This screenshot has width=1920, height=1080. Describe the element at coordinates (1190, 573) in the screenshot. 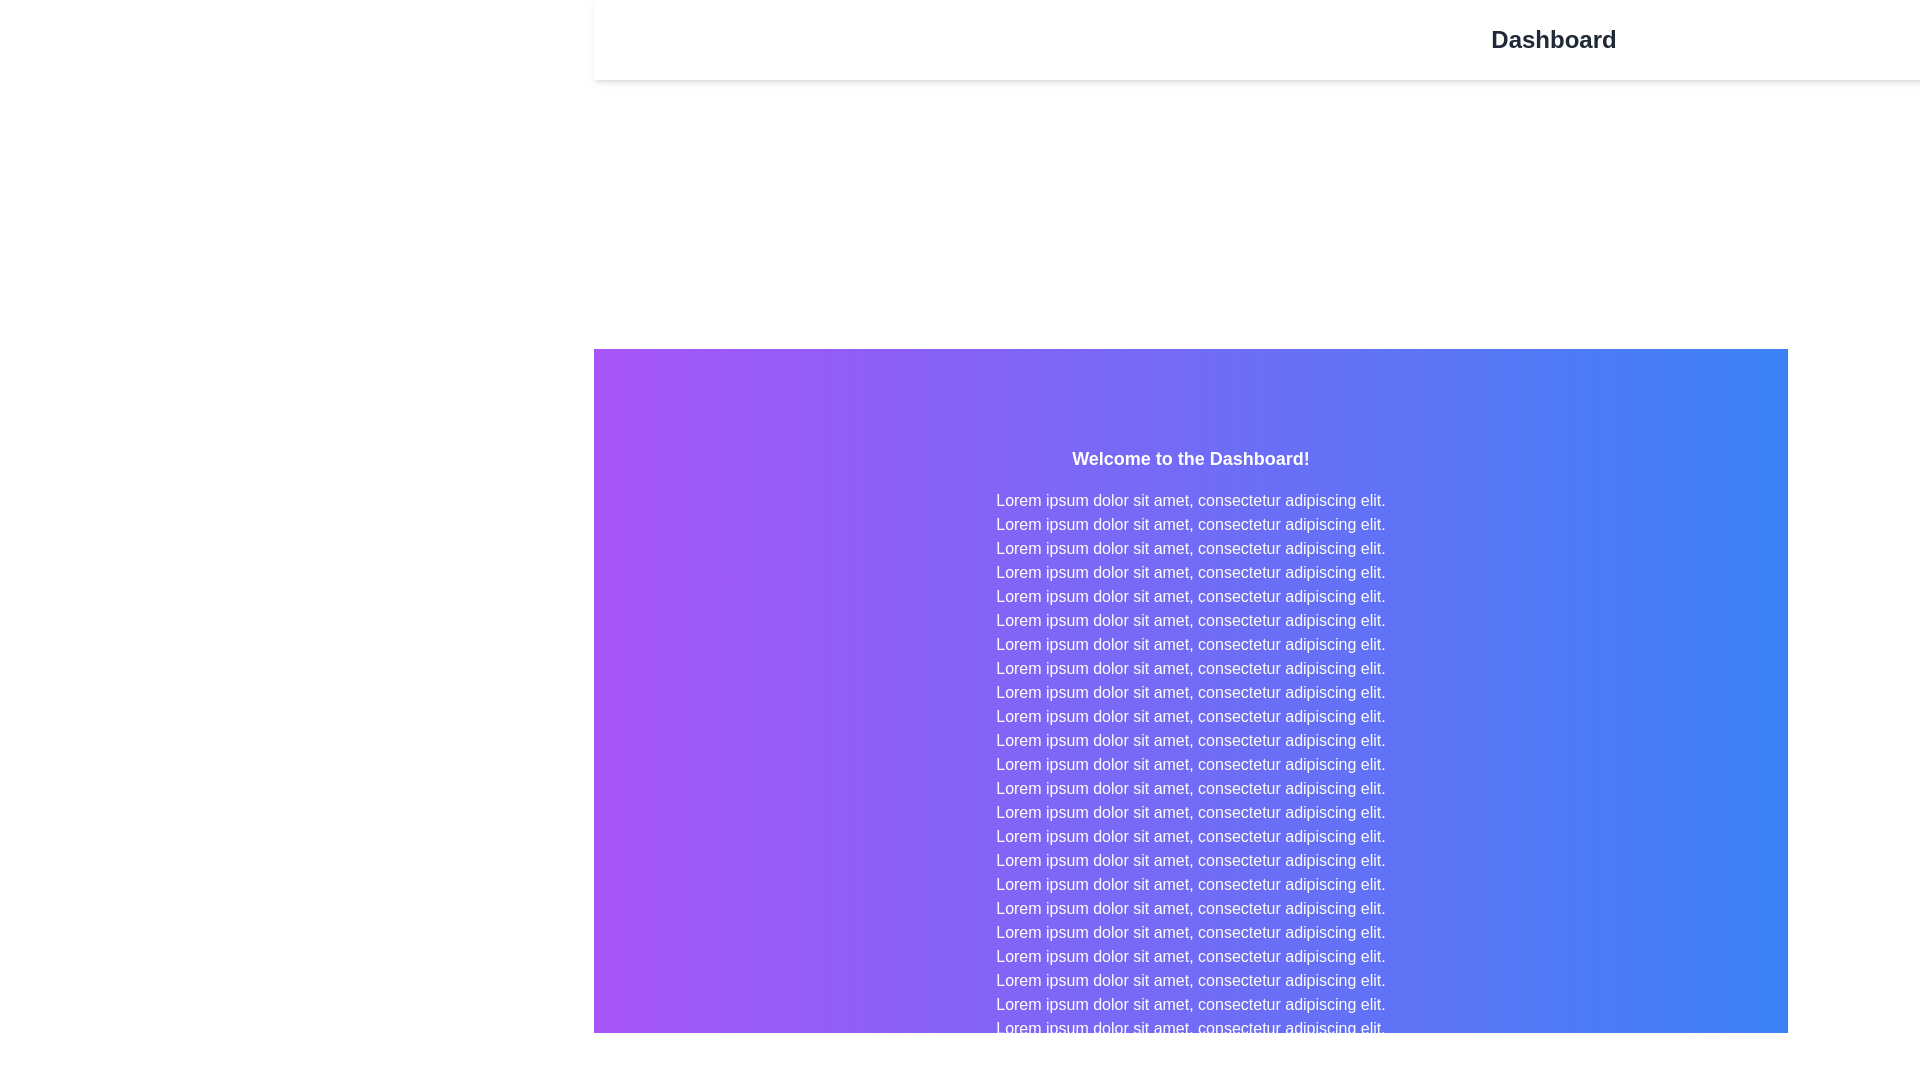

I see `the fifth item in the vertical list of text strings, which provides decorative or informational placeholder content` at that location.